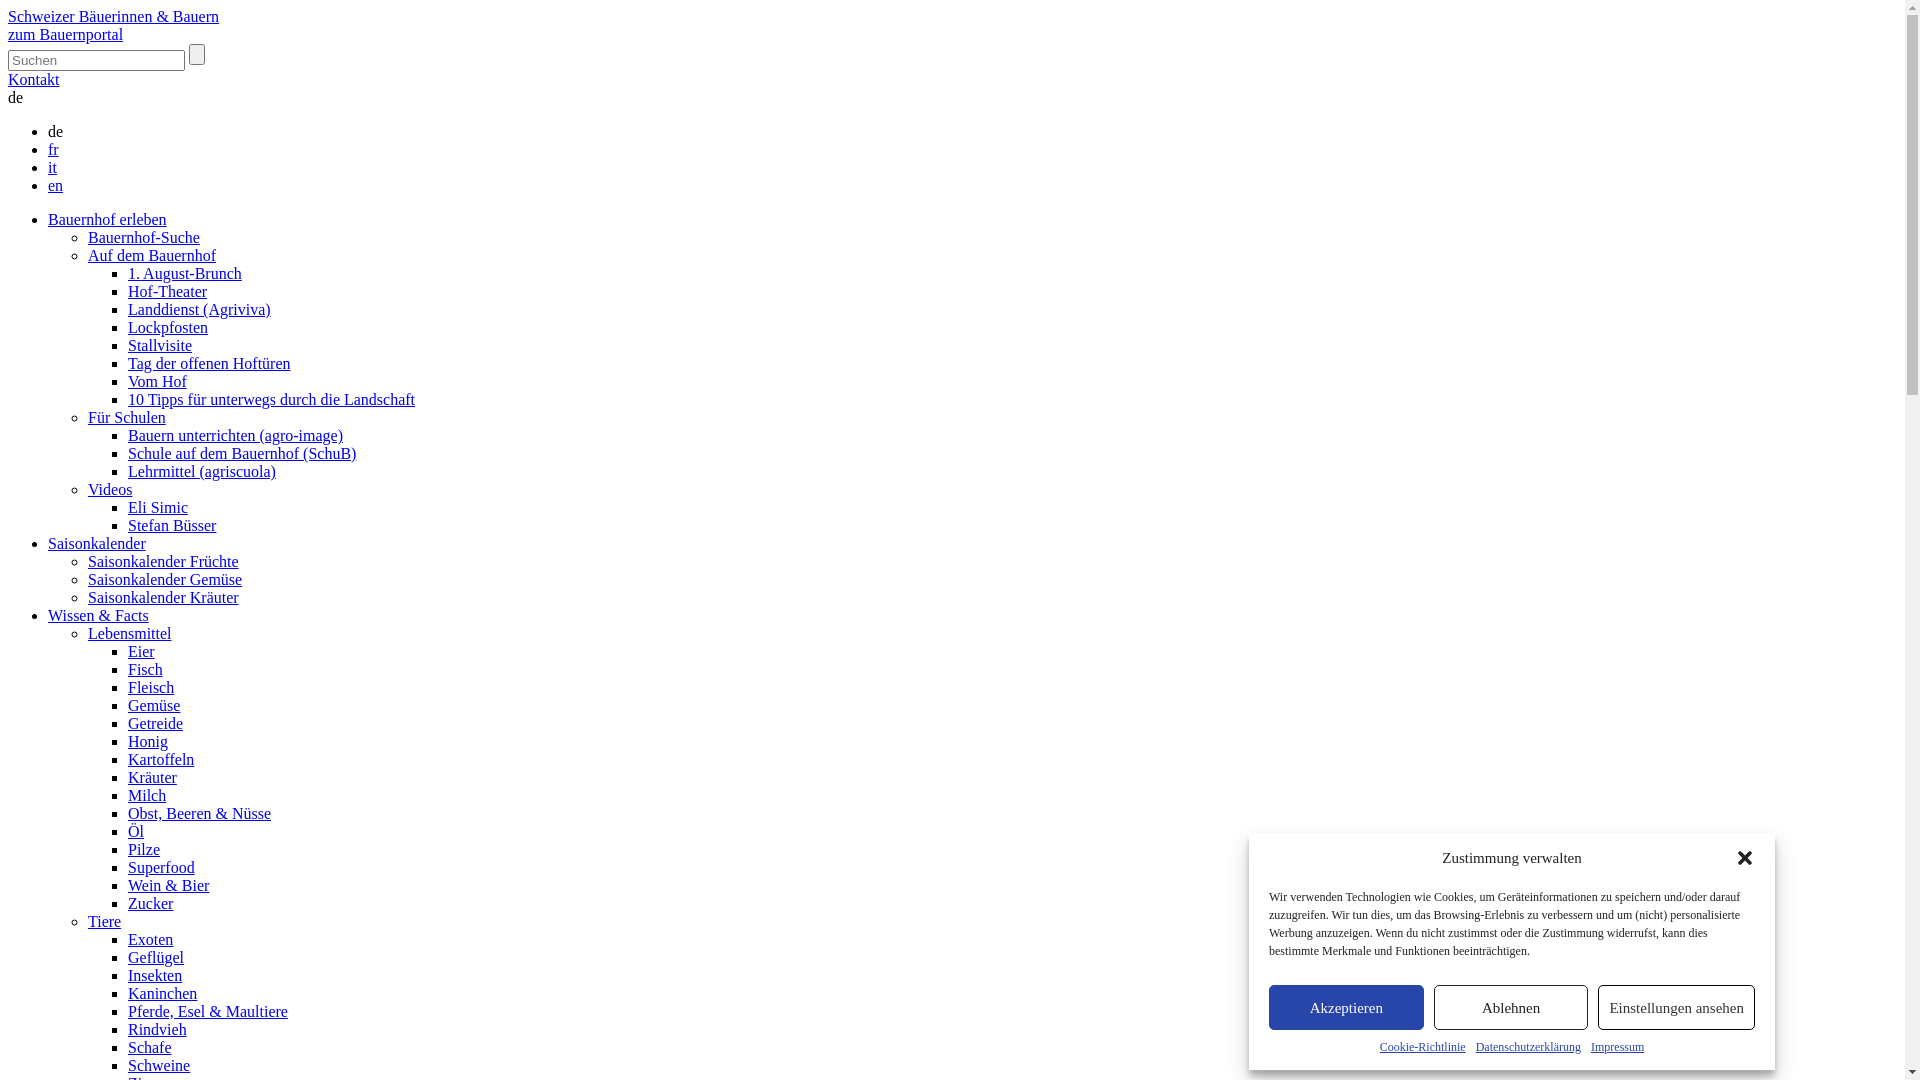  I want to click on 'zum Bauernportal', so click(65, 34).